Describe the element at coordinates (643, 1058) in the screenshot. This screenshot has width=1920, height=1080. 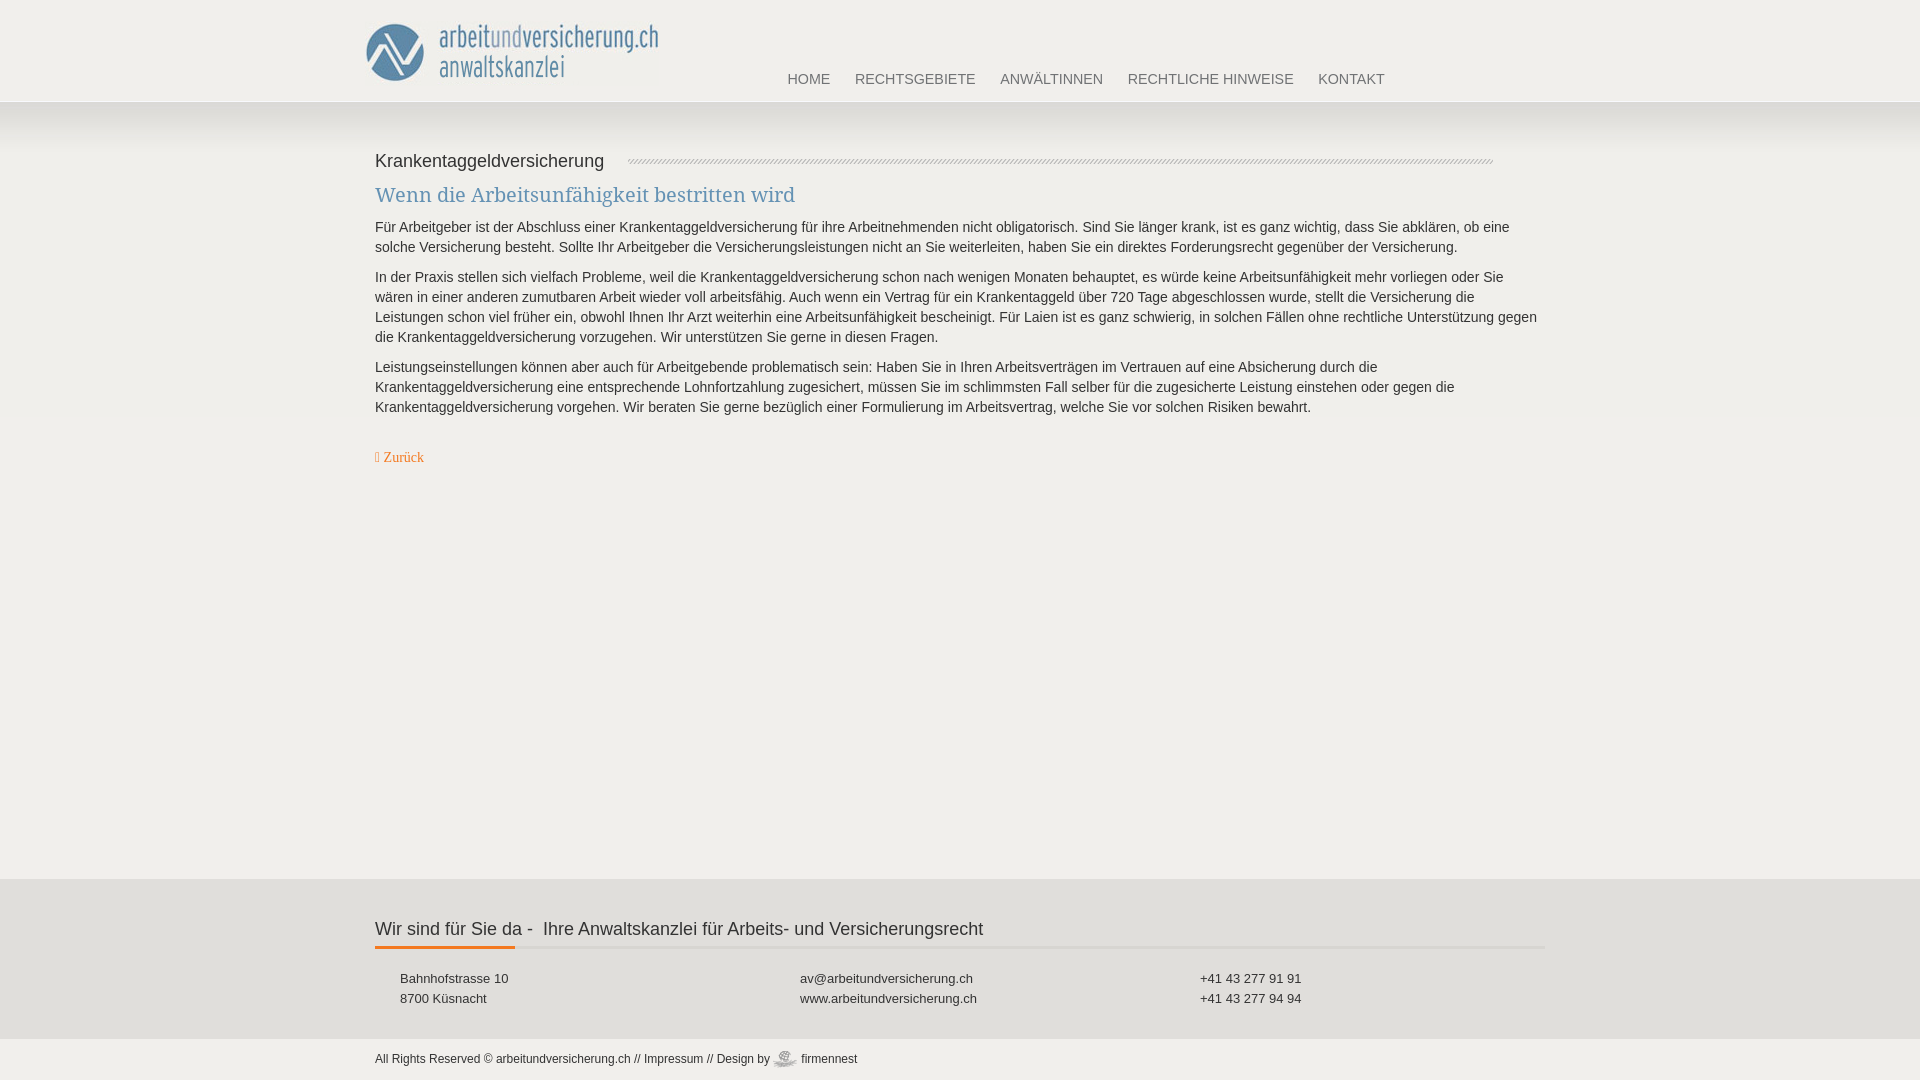
I see `'Impressum'` at that location.